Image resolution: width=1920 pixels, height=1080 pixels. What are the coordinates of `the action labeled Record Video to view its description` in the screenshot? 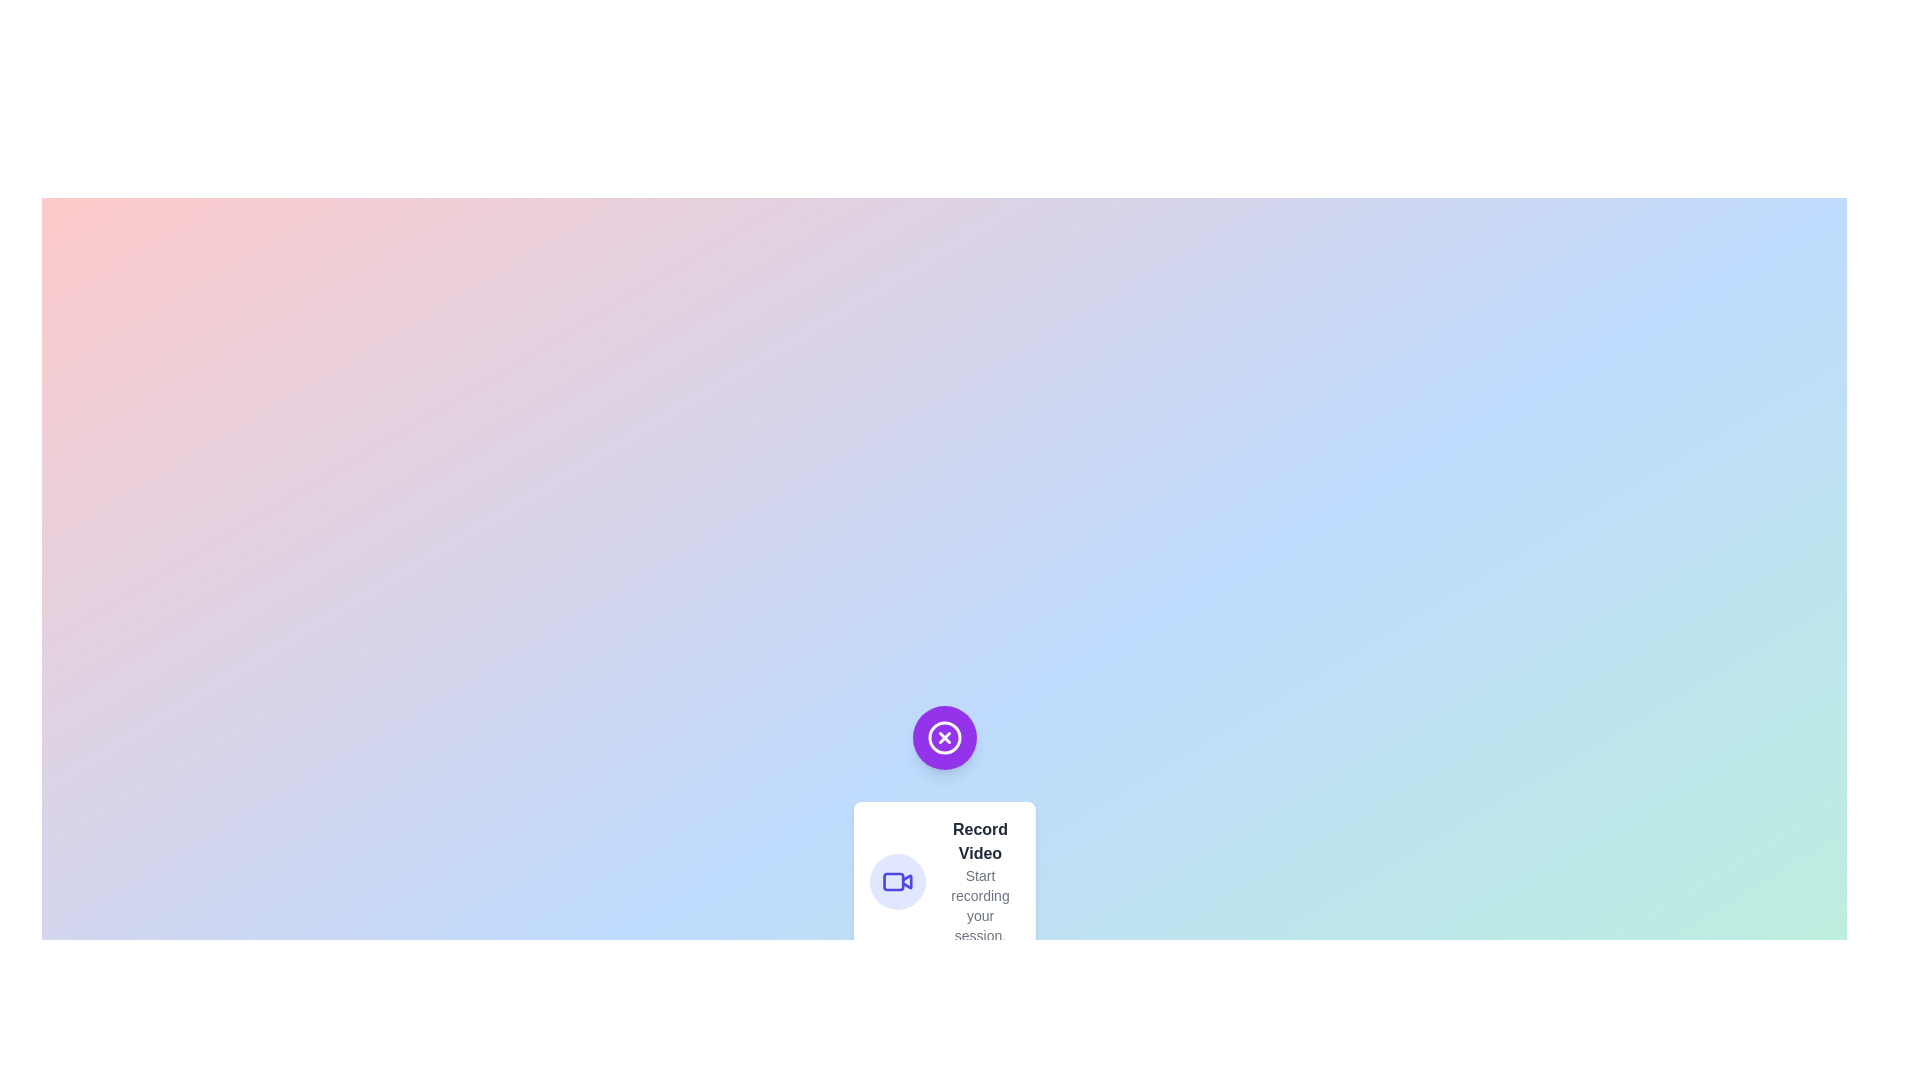 It's located at (943, 881).